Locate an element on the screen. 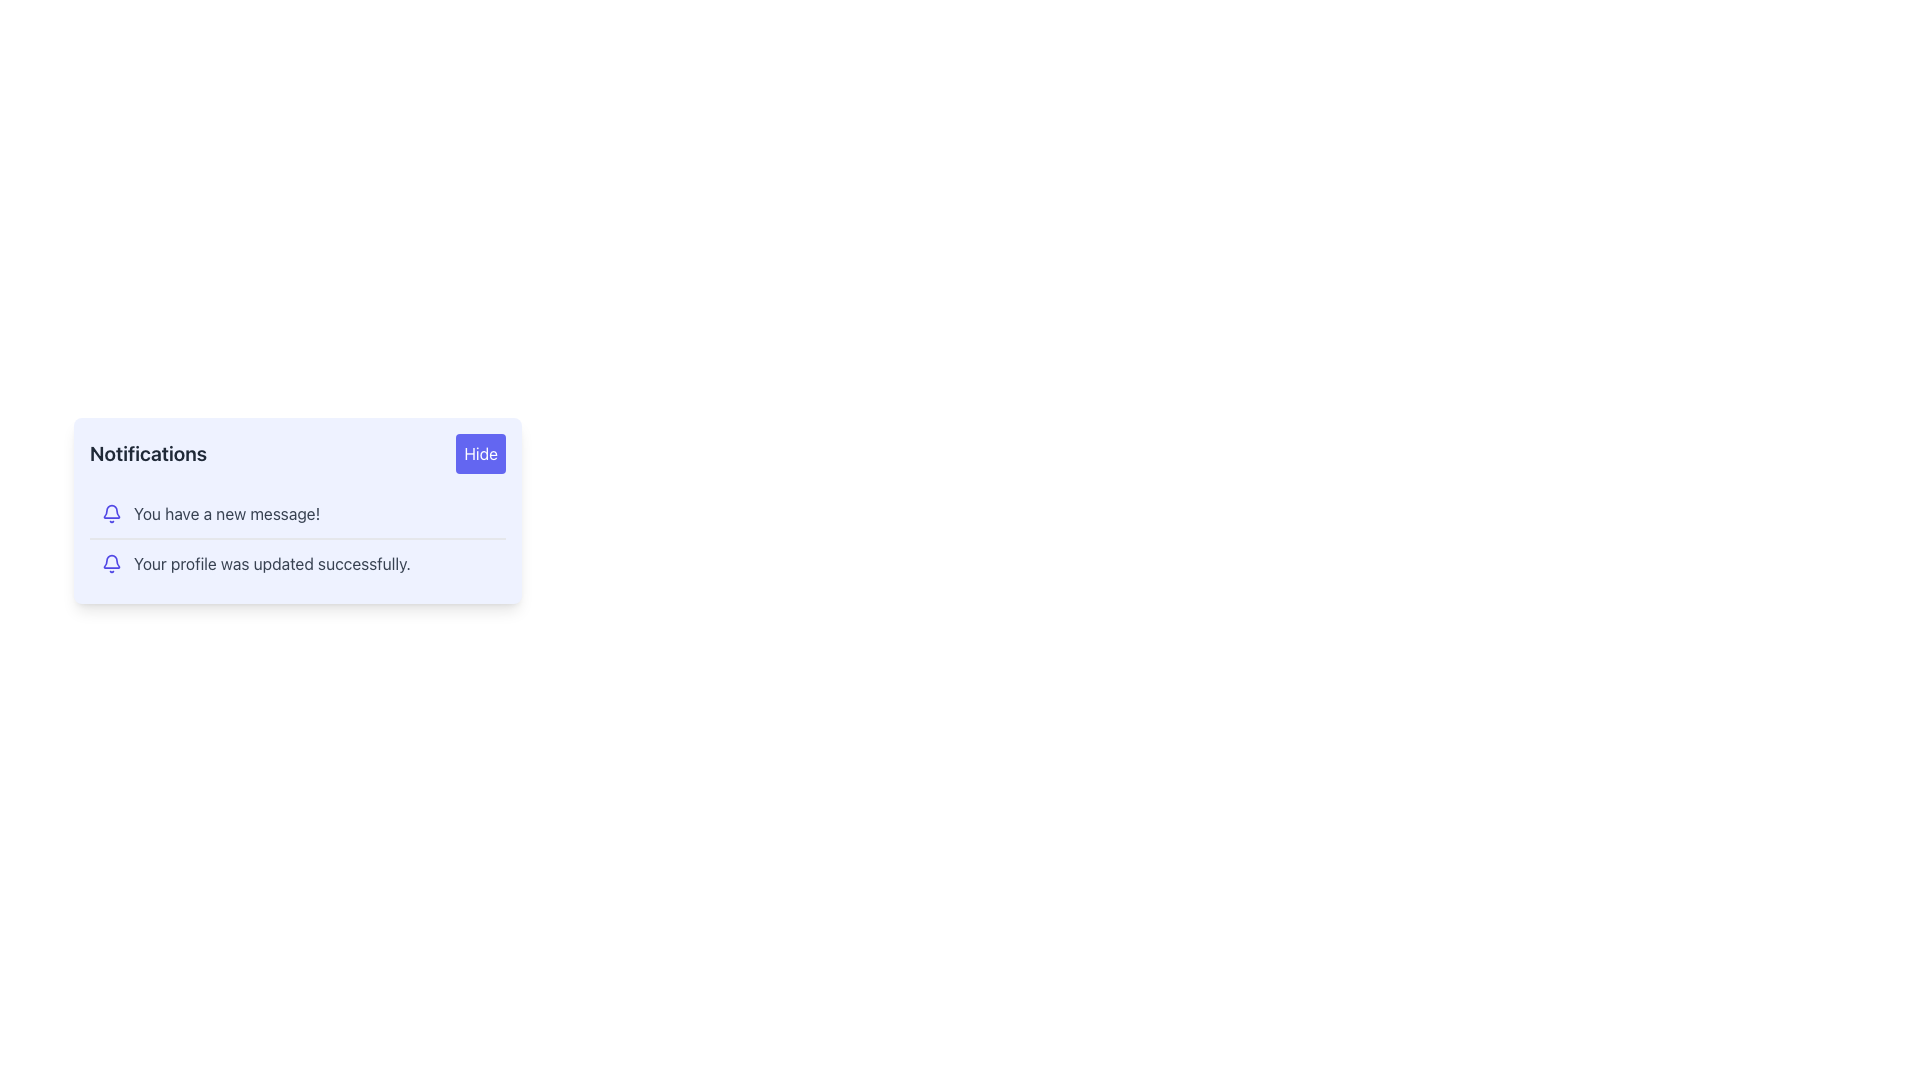 This screenshot has width=1920, height=1080. notification message that says 'You have a new message!' which is the first item in the list of notifications is located at coordinates (296, 512).